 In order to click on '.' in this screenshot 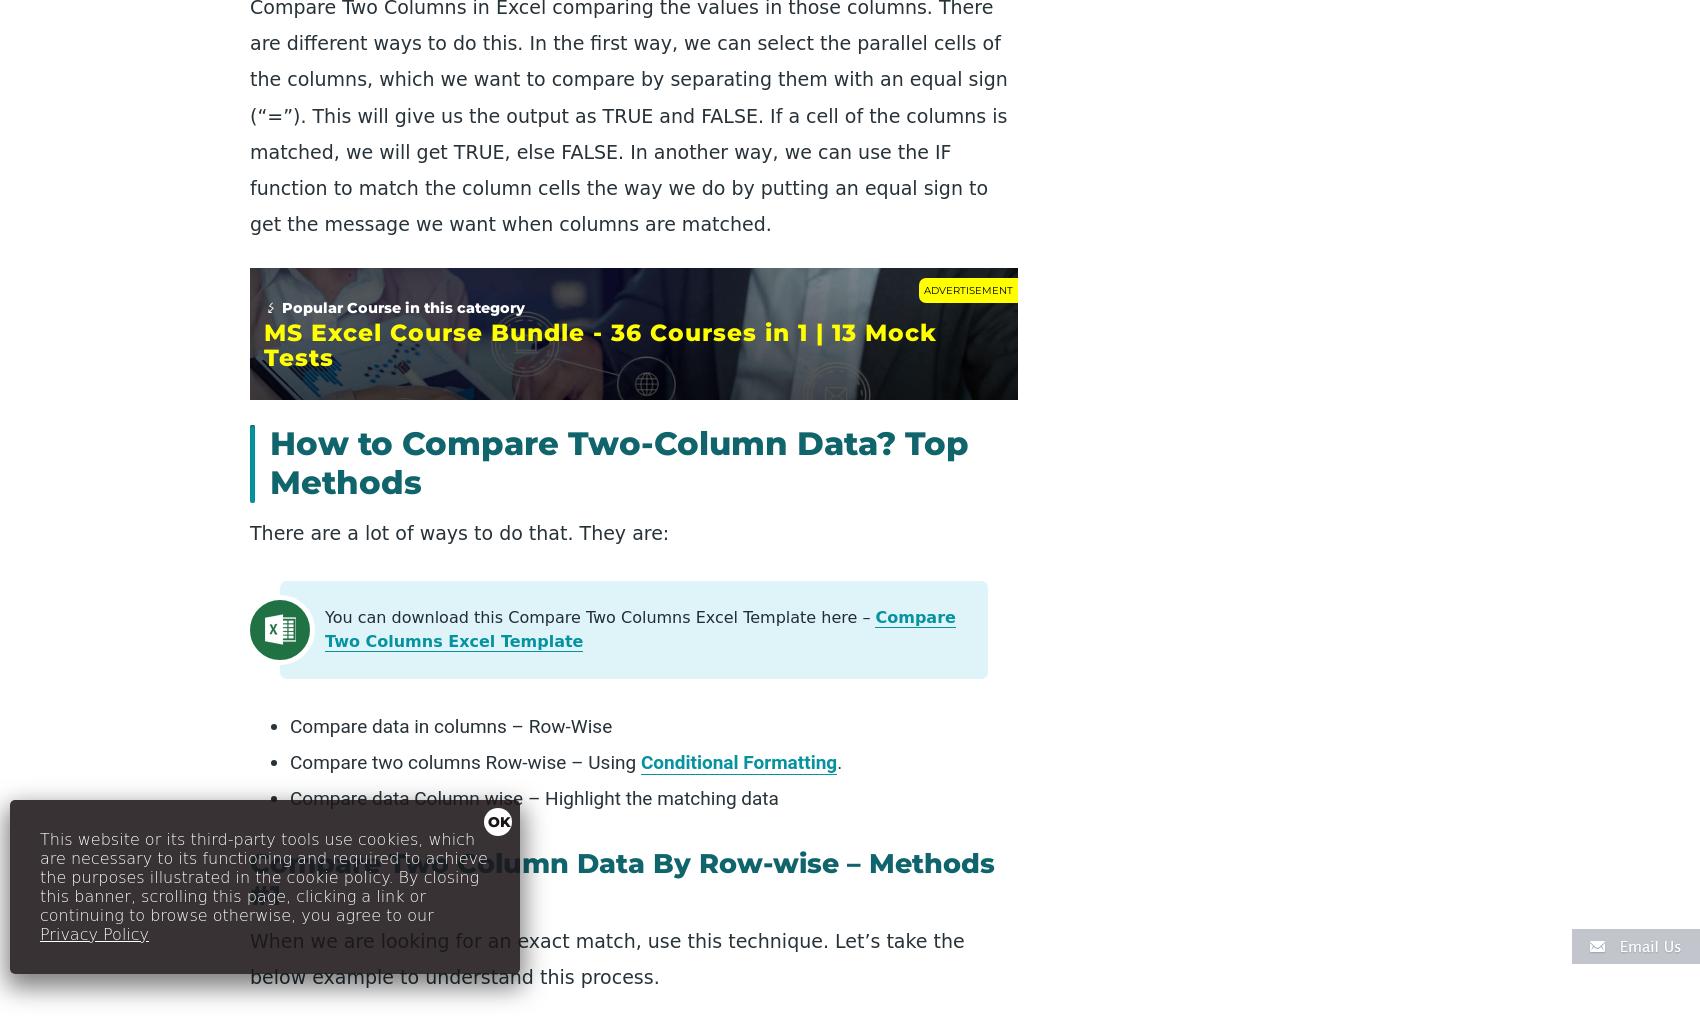, I will do `click(838, 762)`.